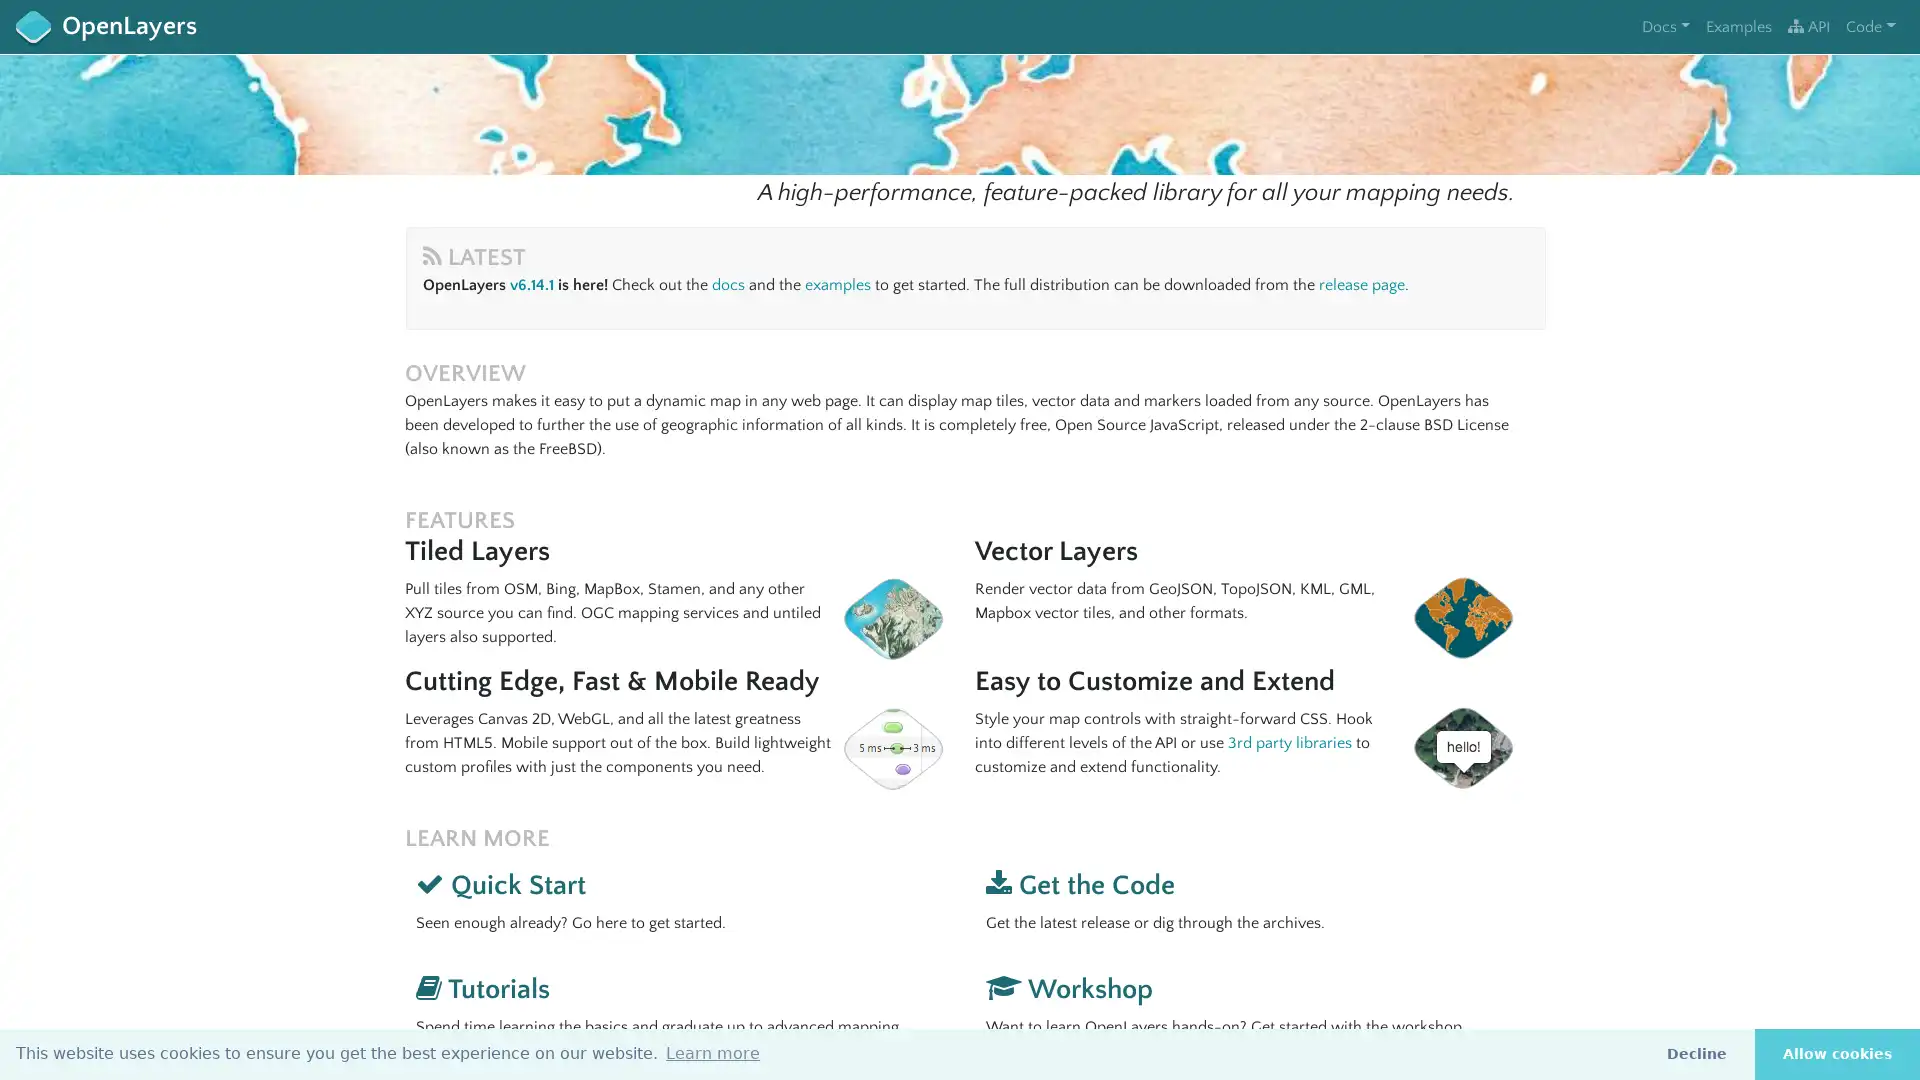  Describe the element at coordinates (22, 76) in the screenshot. I see `+` at that location.